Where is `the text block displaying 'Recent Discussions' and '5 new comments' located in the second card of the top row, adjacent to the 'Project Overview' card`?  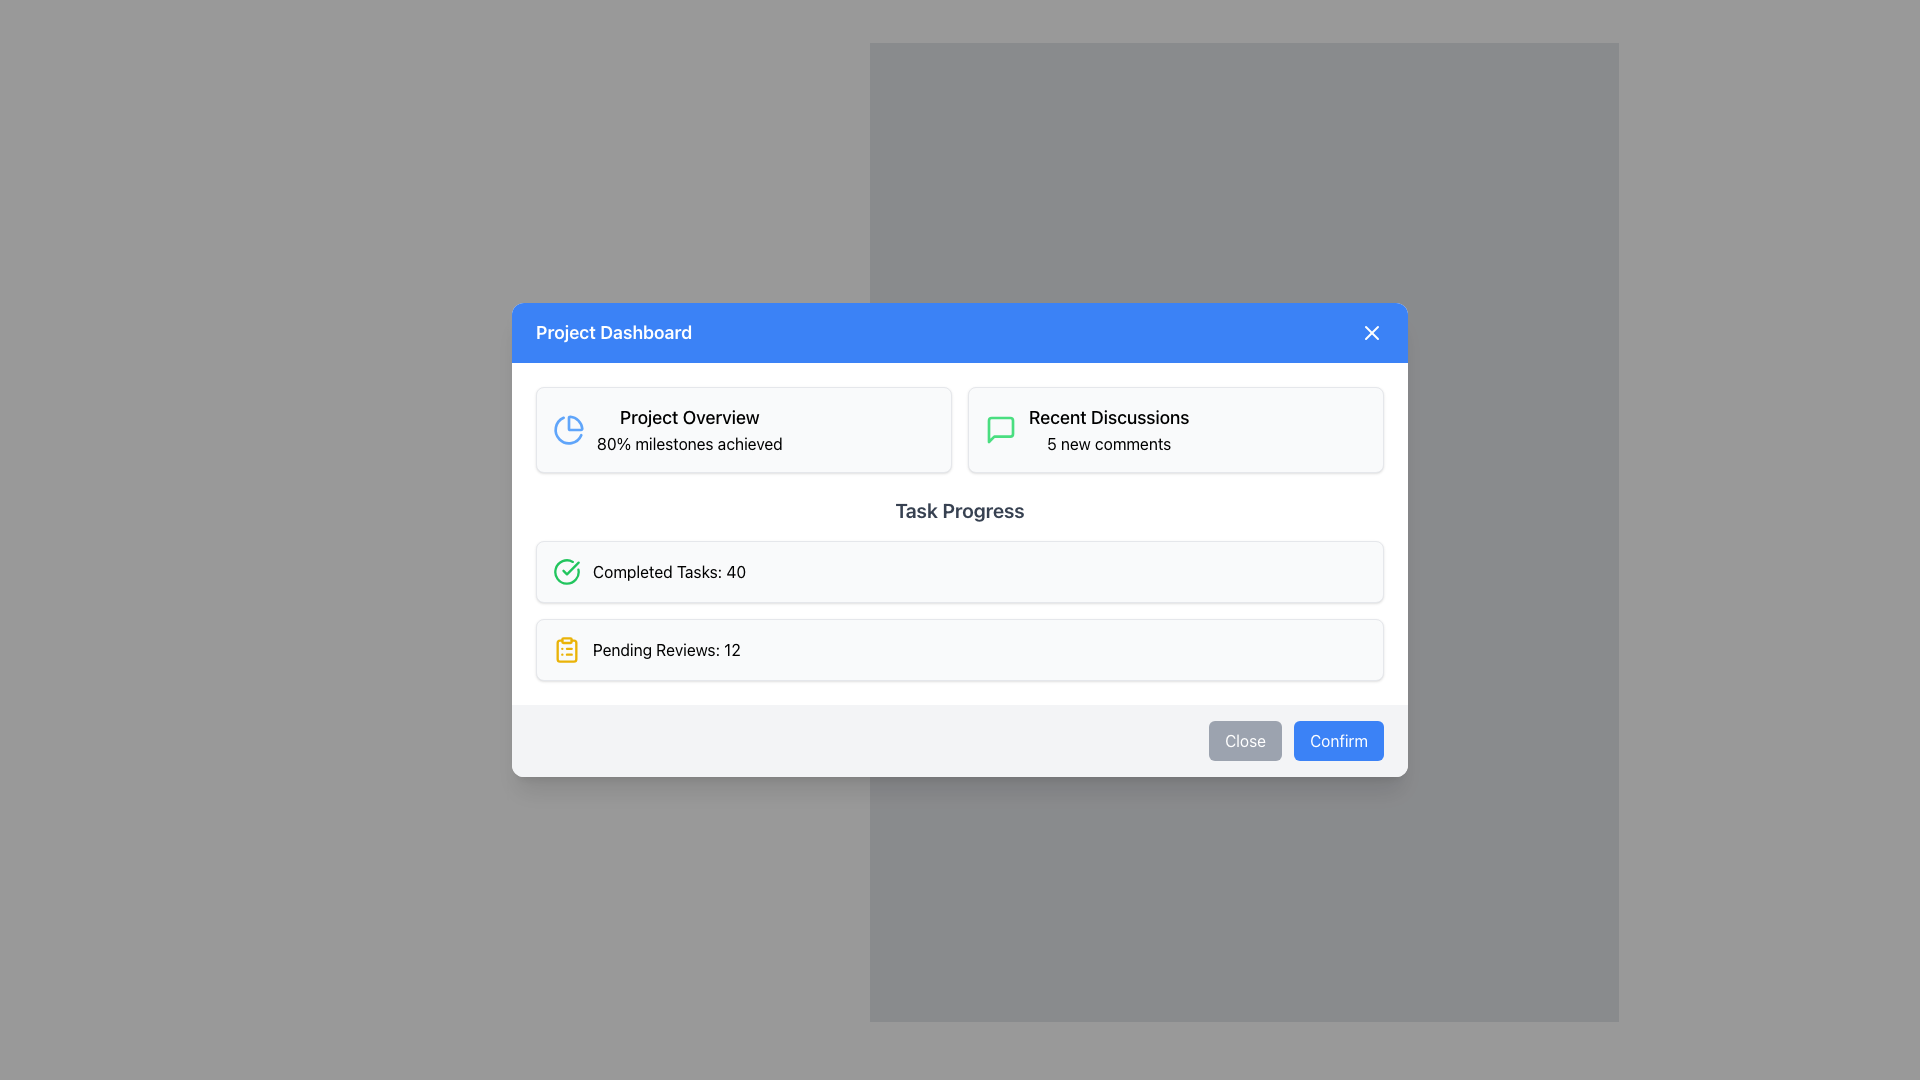 the text block displaying 'Recent Discussions' and '5 new comments' located in the second card of the top row, adjacent to the 'Project Overview' card is located at coordinates (1108, 428).